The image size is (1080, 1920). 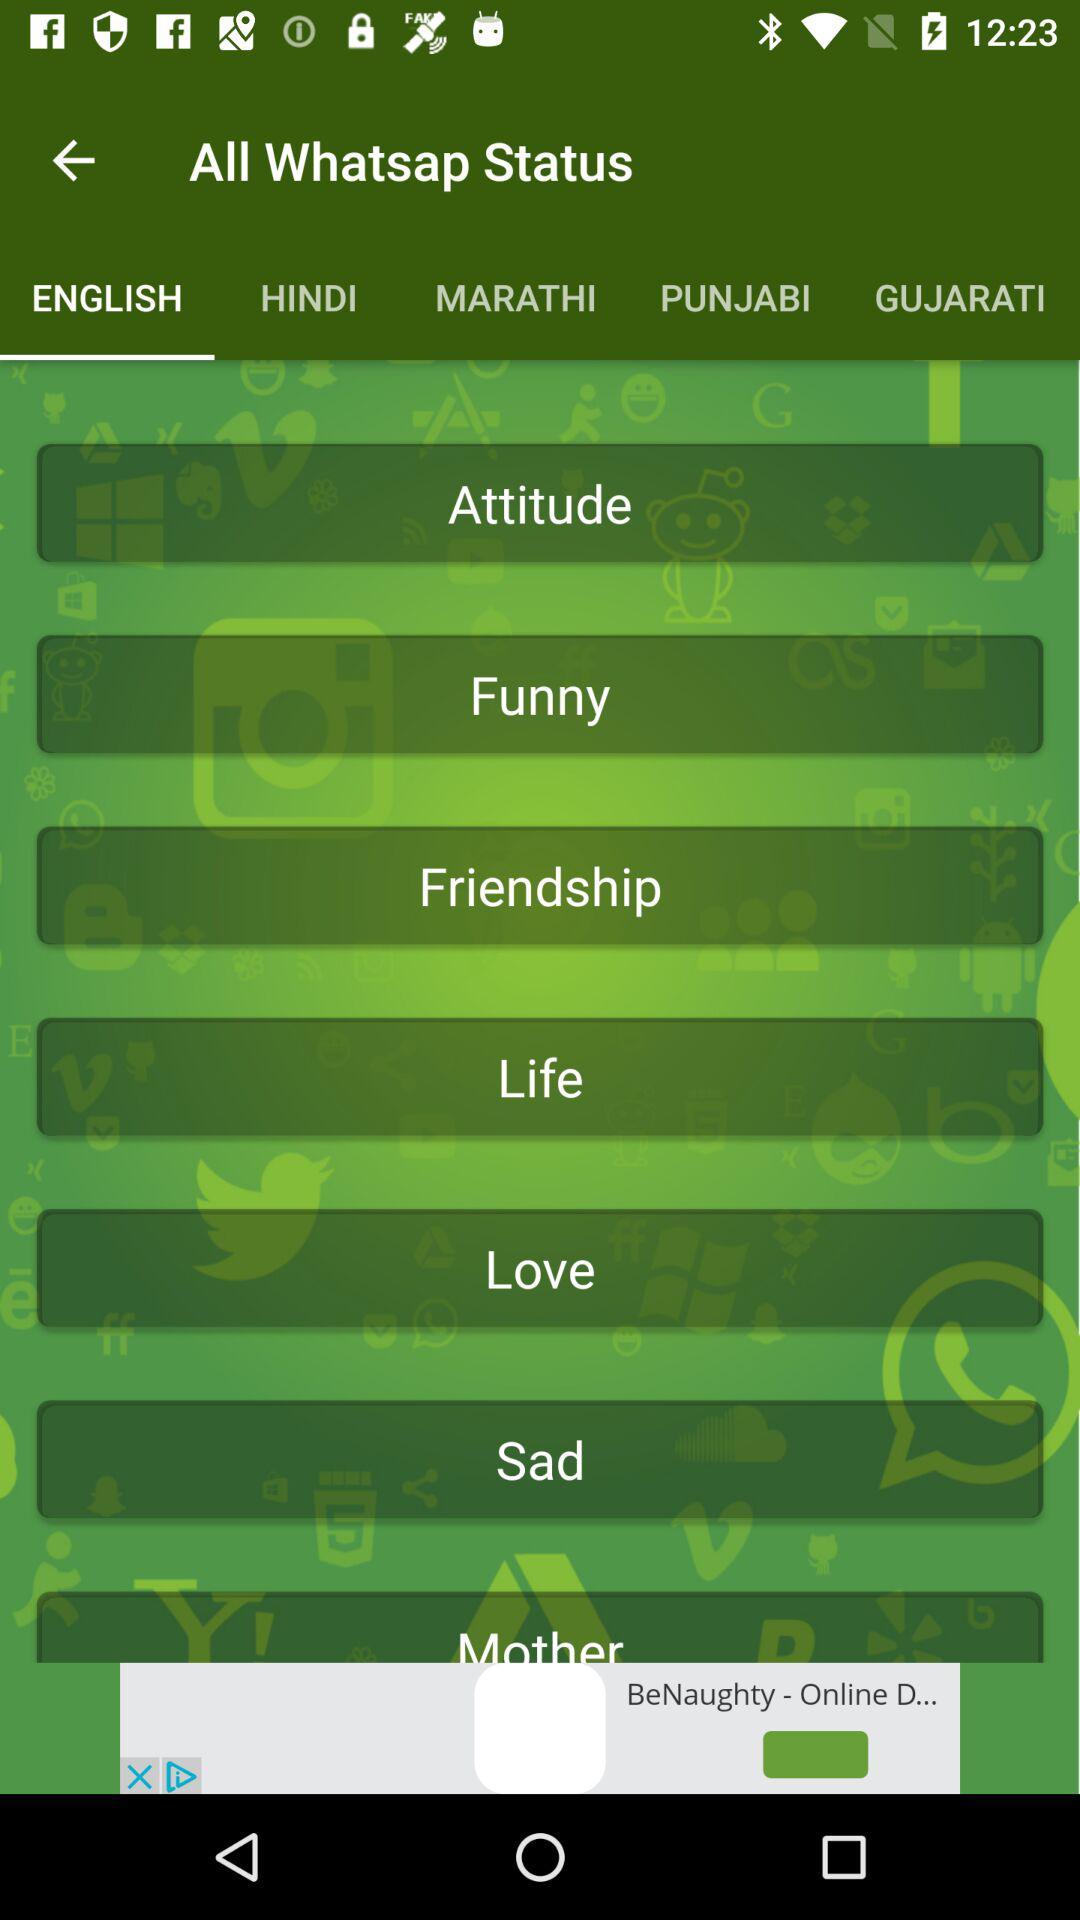 I want to click on the advertisement, so click(x=540, y=1727).